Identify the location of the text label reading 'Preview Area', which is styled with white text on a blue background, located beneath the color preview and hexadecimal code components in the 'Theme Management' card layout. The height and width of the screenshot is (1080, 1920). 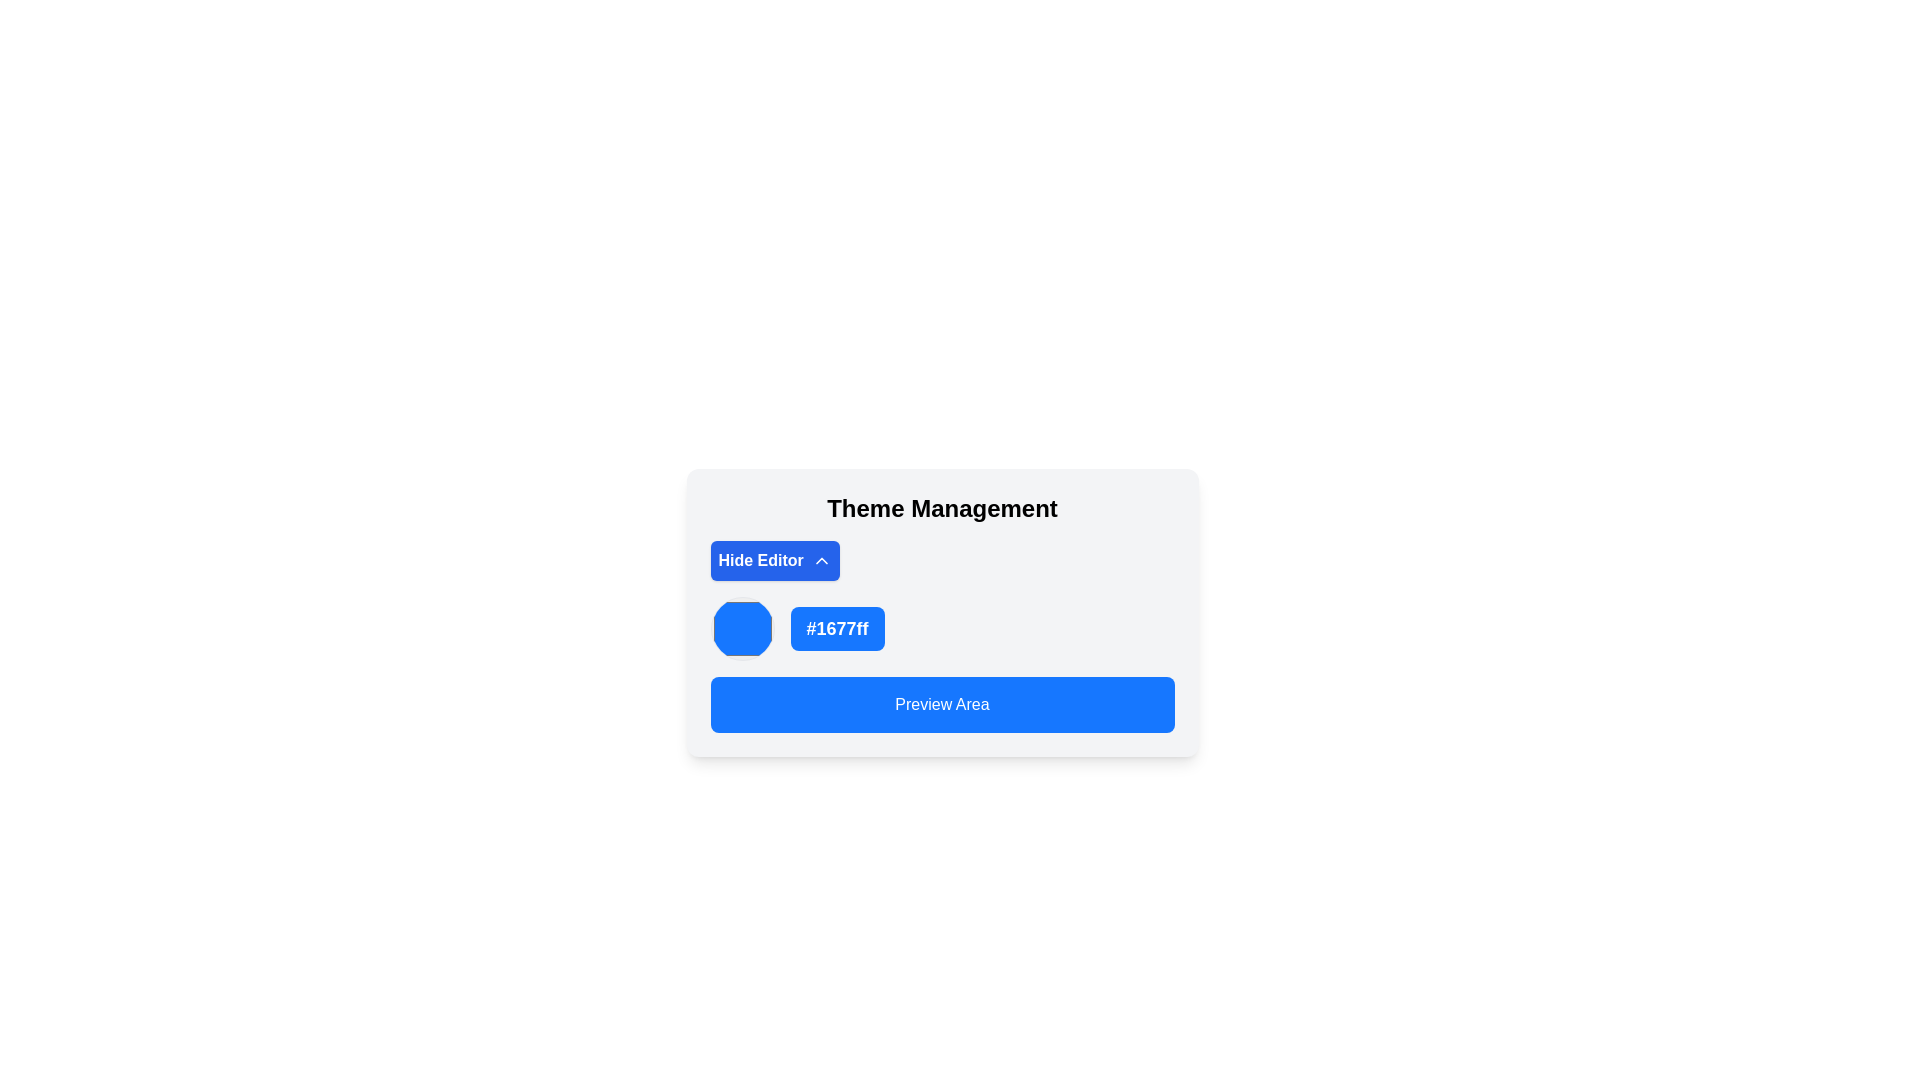
(941, 704).